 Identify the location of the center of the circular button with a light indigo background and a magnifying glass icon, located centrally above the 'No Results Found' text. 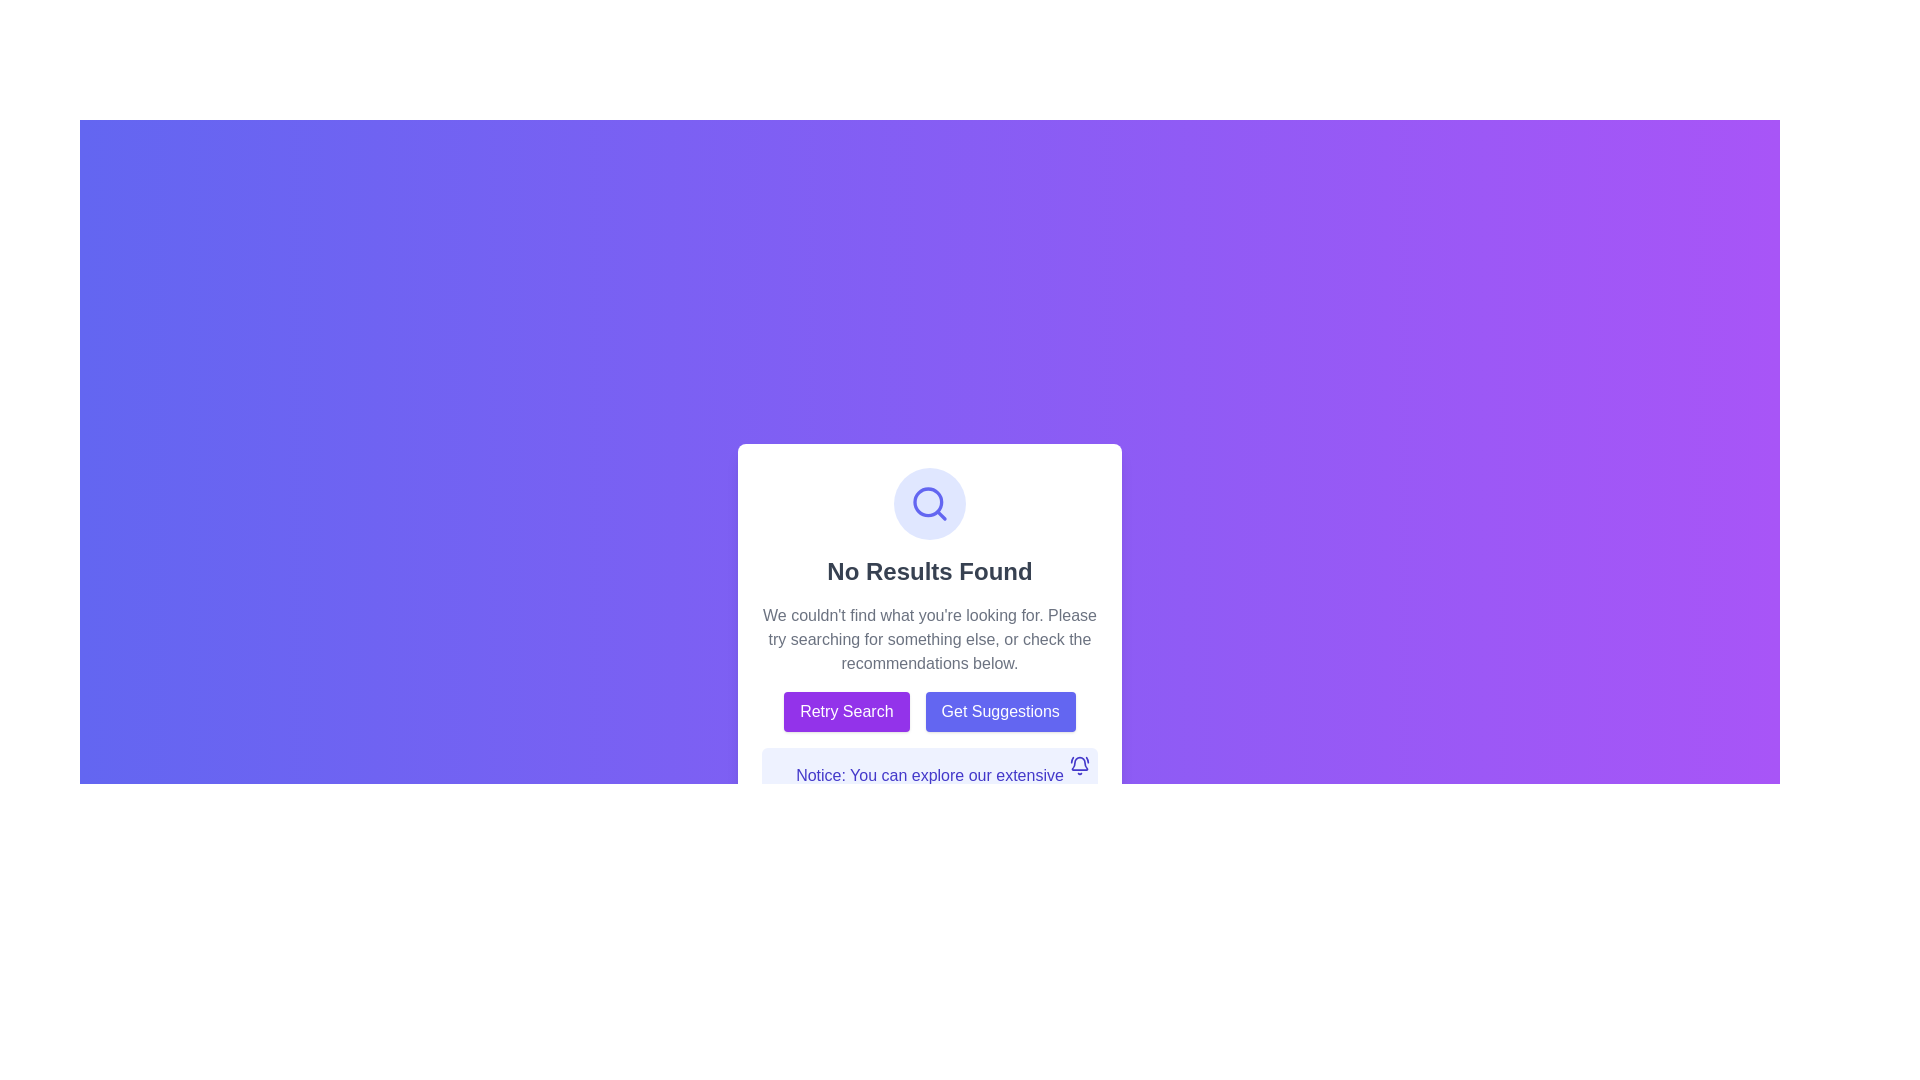
(929, 503).